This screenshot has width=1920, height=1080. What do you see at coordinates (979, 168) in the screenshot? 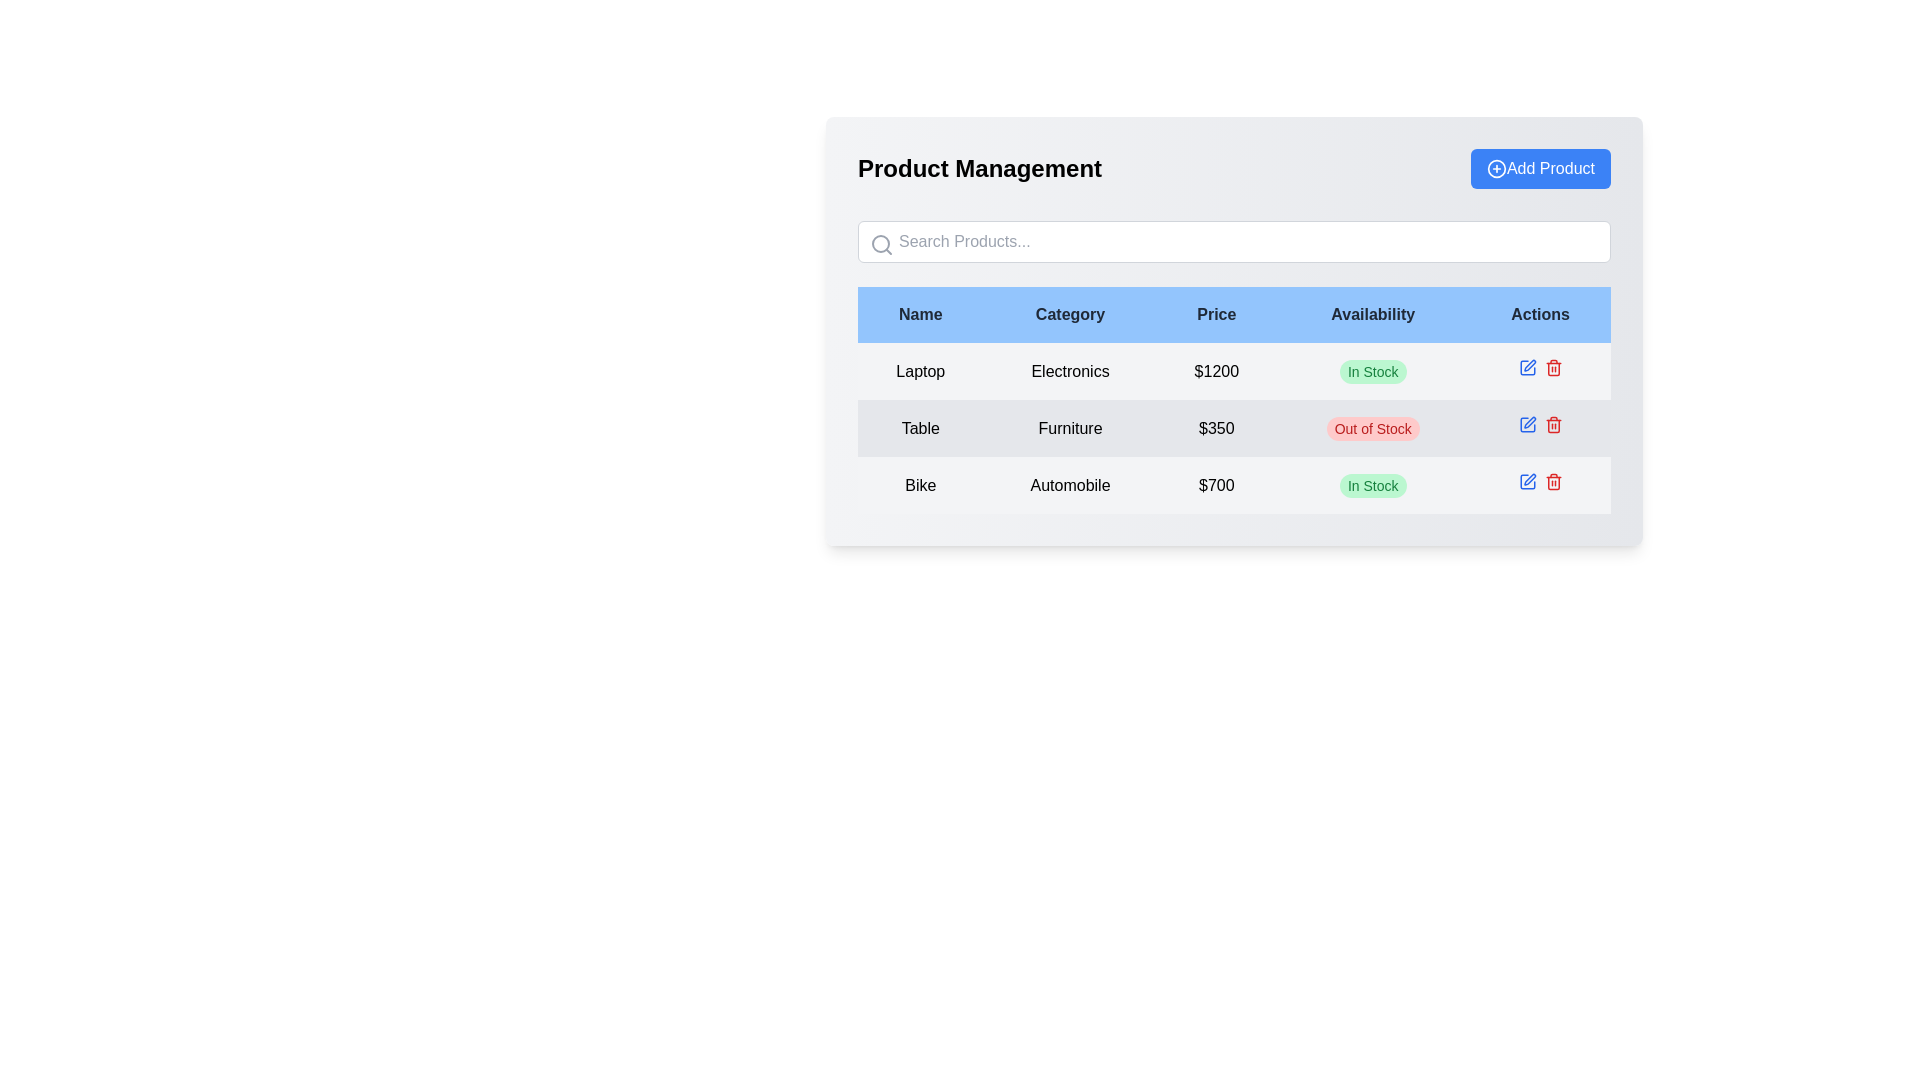
I see `the 'Product Management' header text element, which is a bold, large font label displayed at the top-left corner of the interface` at bounding box center [979, 168].